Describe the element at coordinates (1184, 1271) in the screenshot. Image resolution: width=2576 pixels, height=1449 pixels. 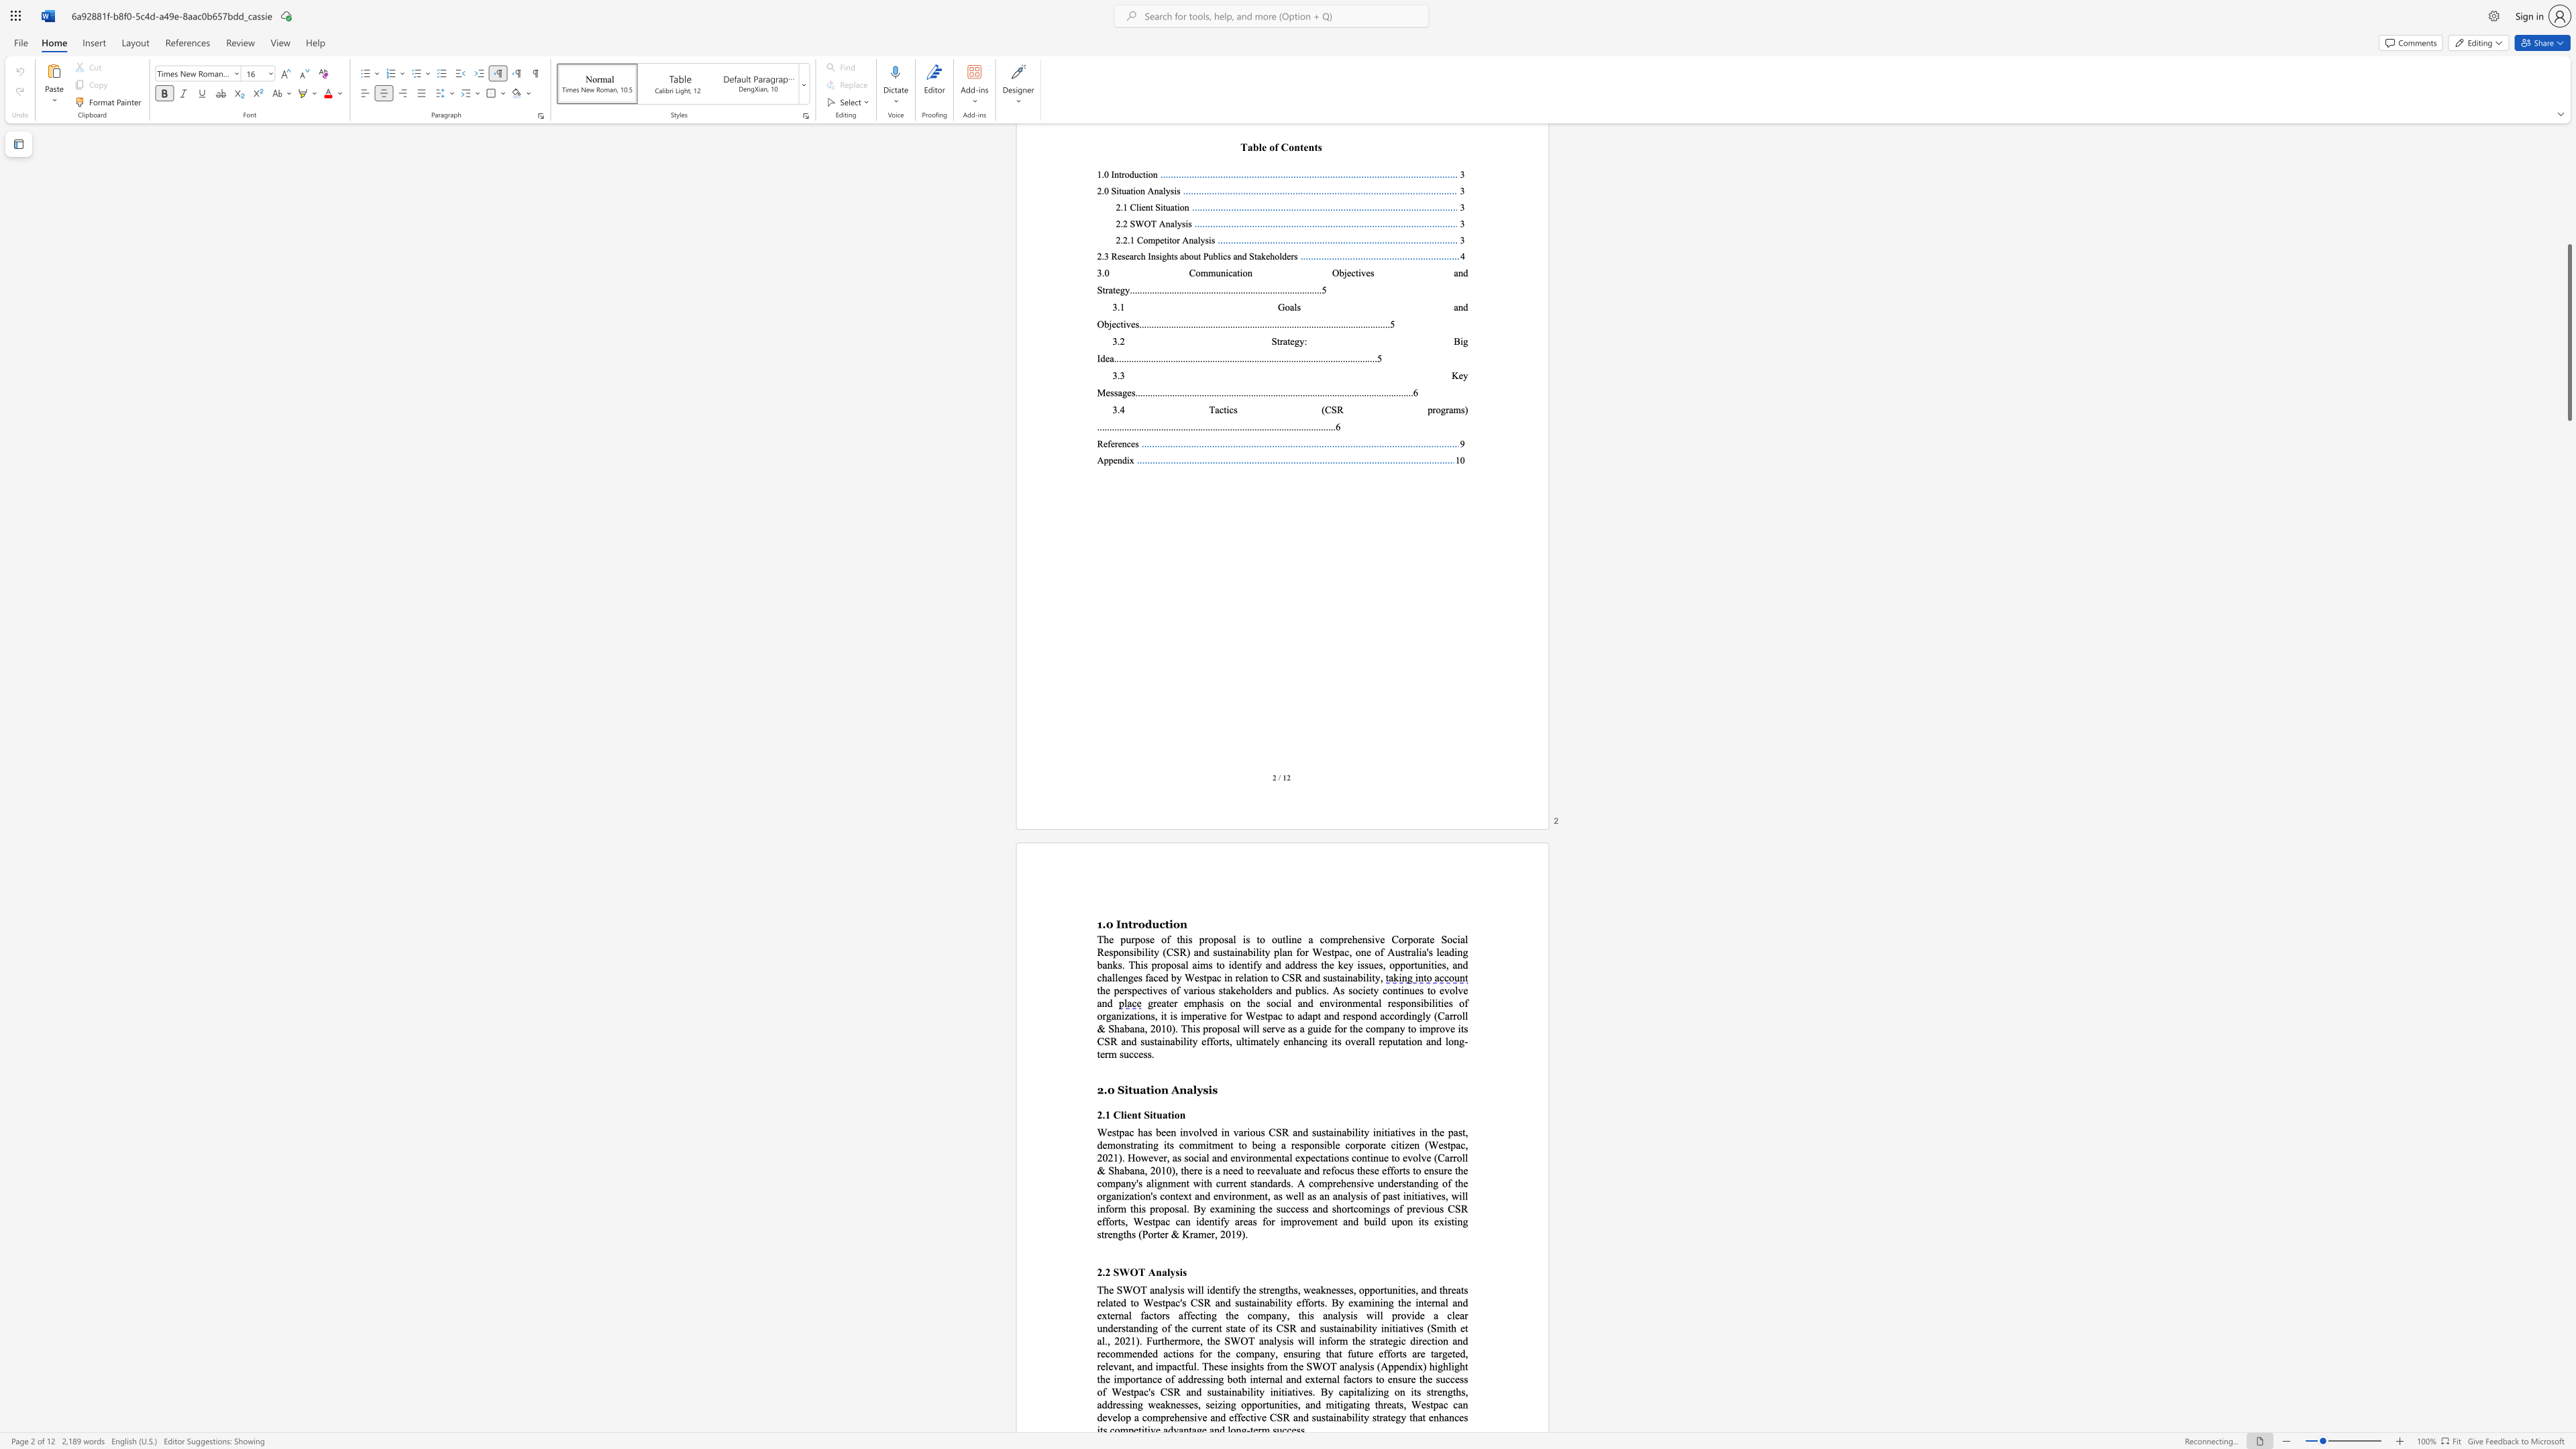
I see `the 2th character "s" in the text` at that location.